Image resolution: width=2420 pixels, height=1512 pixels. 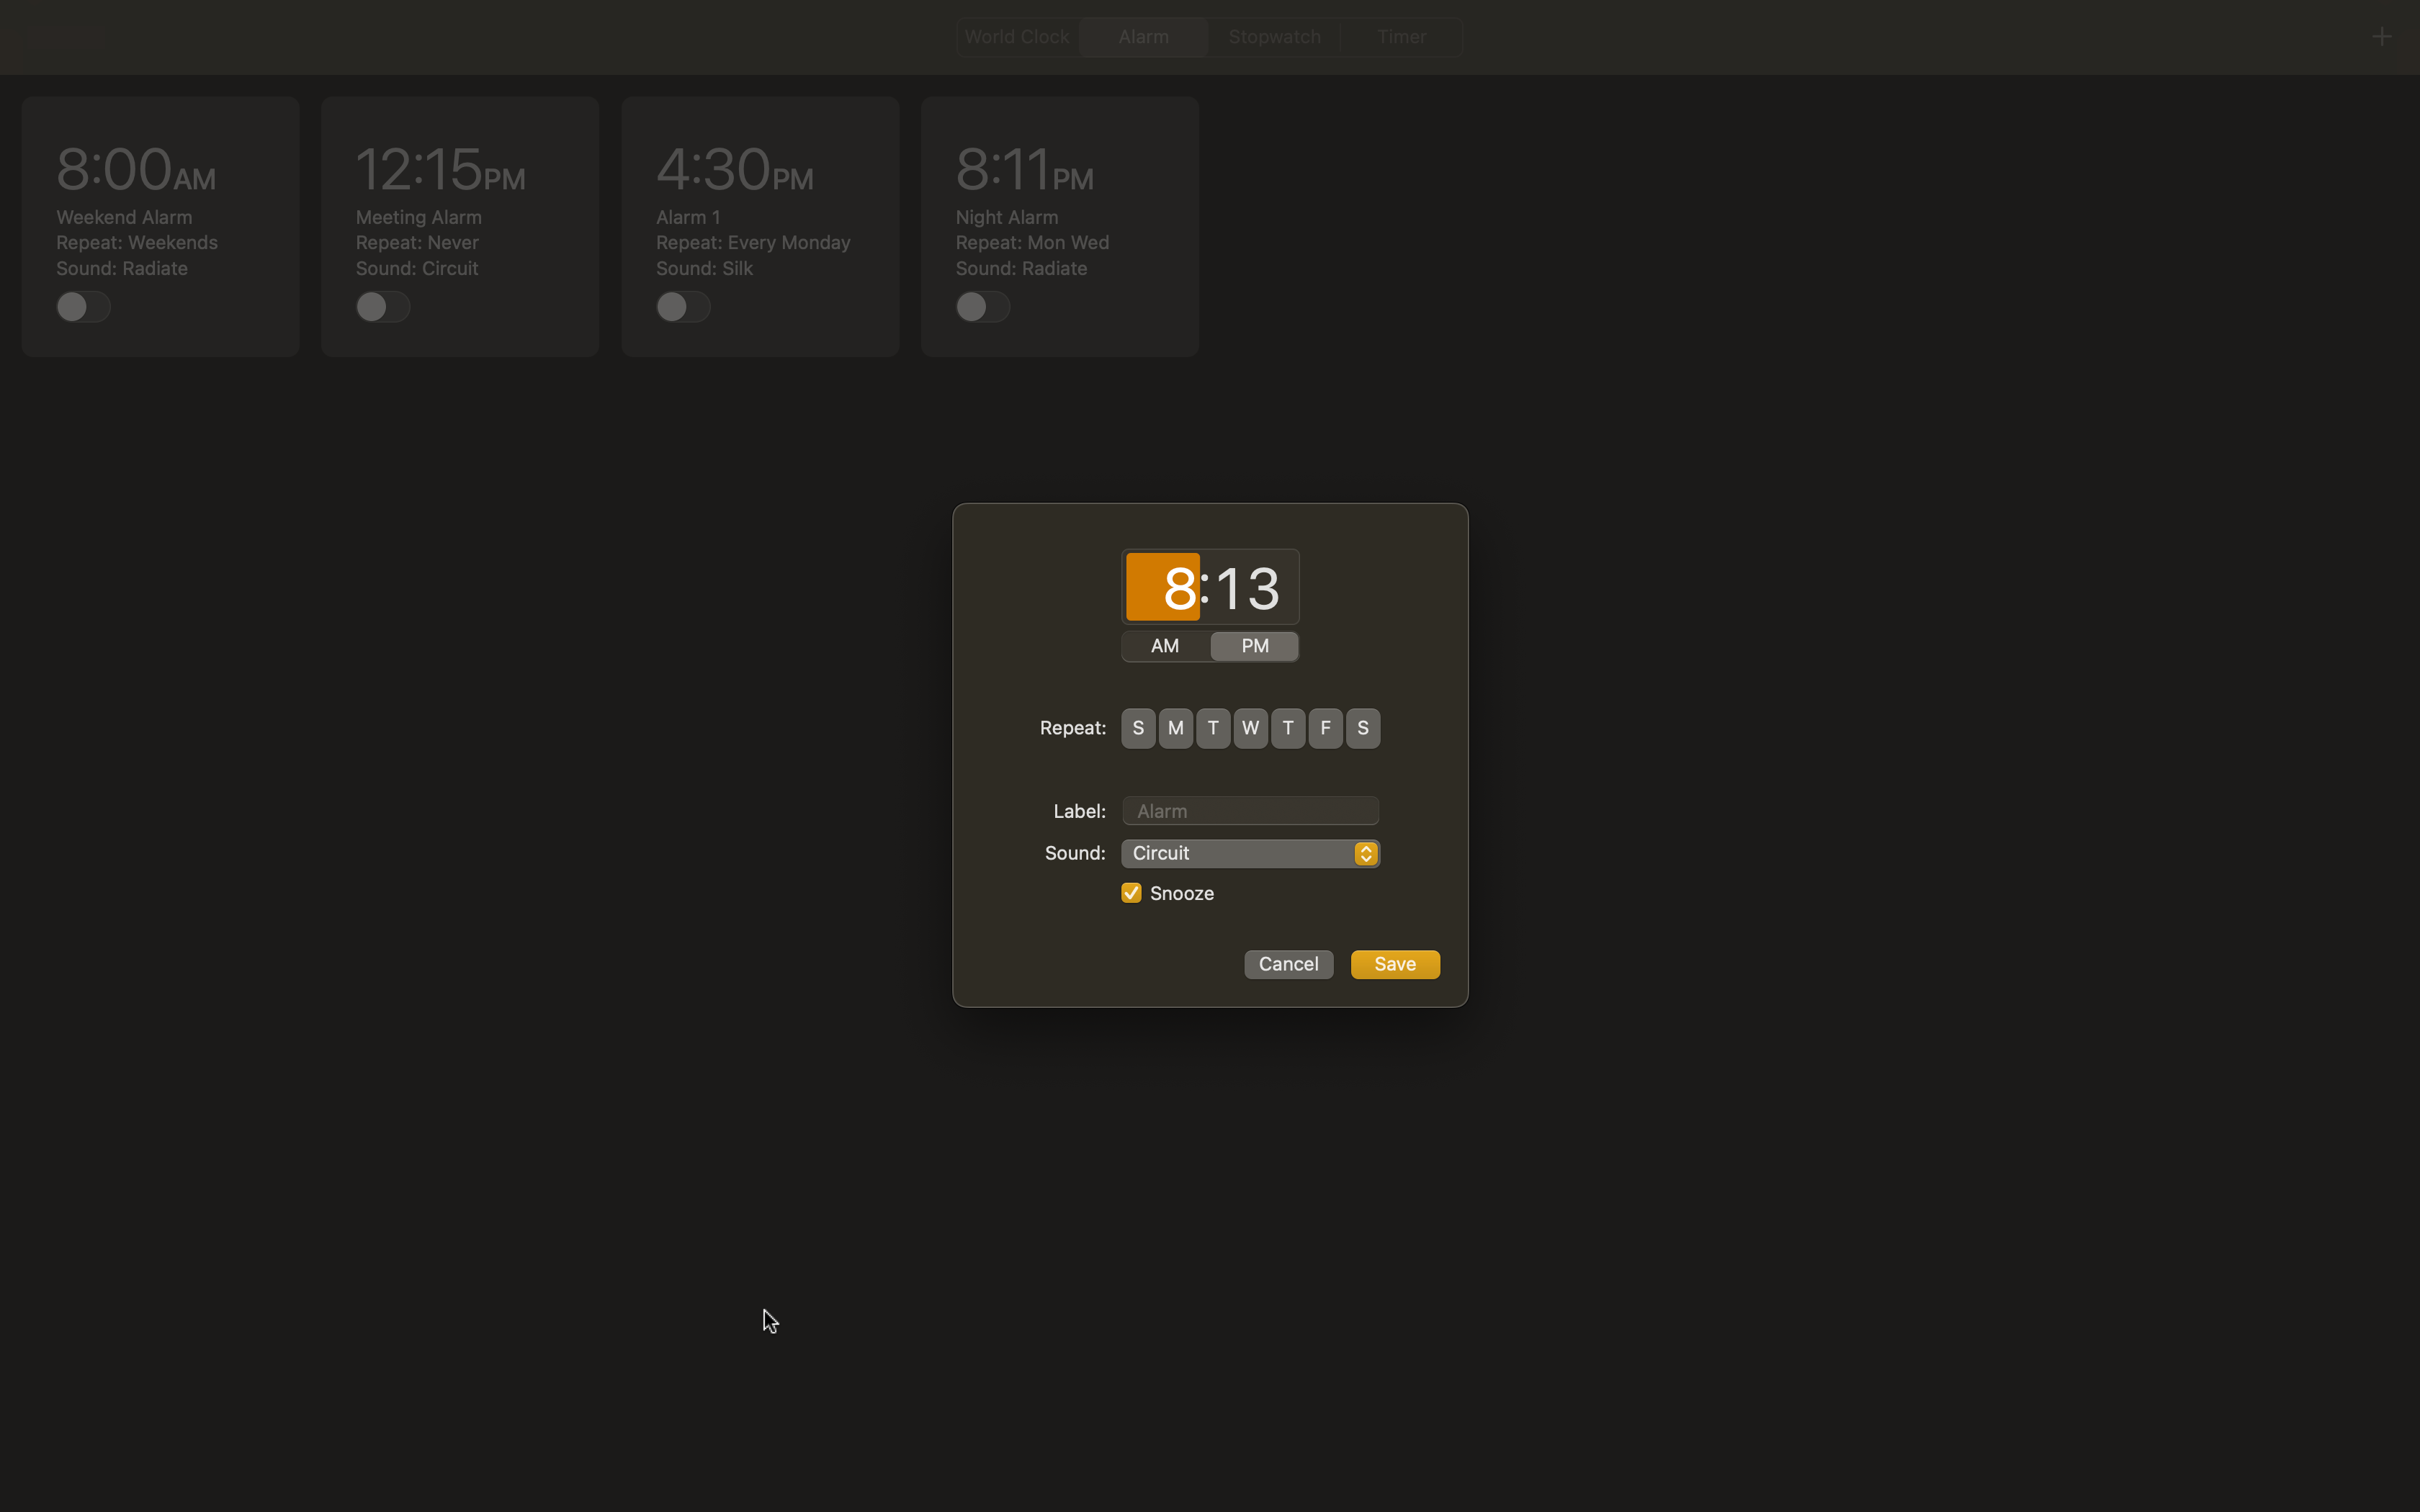 What do you see at coordinates (1137, 727) in the screenshot?
I see `Configure alarm to ring daily` at bounding box center [1137, 727].